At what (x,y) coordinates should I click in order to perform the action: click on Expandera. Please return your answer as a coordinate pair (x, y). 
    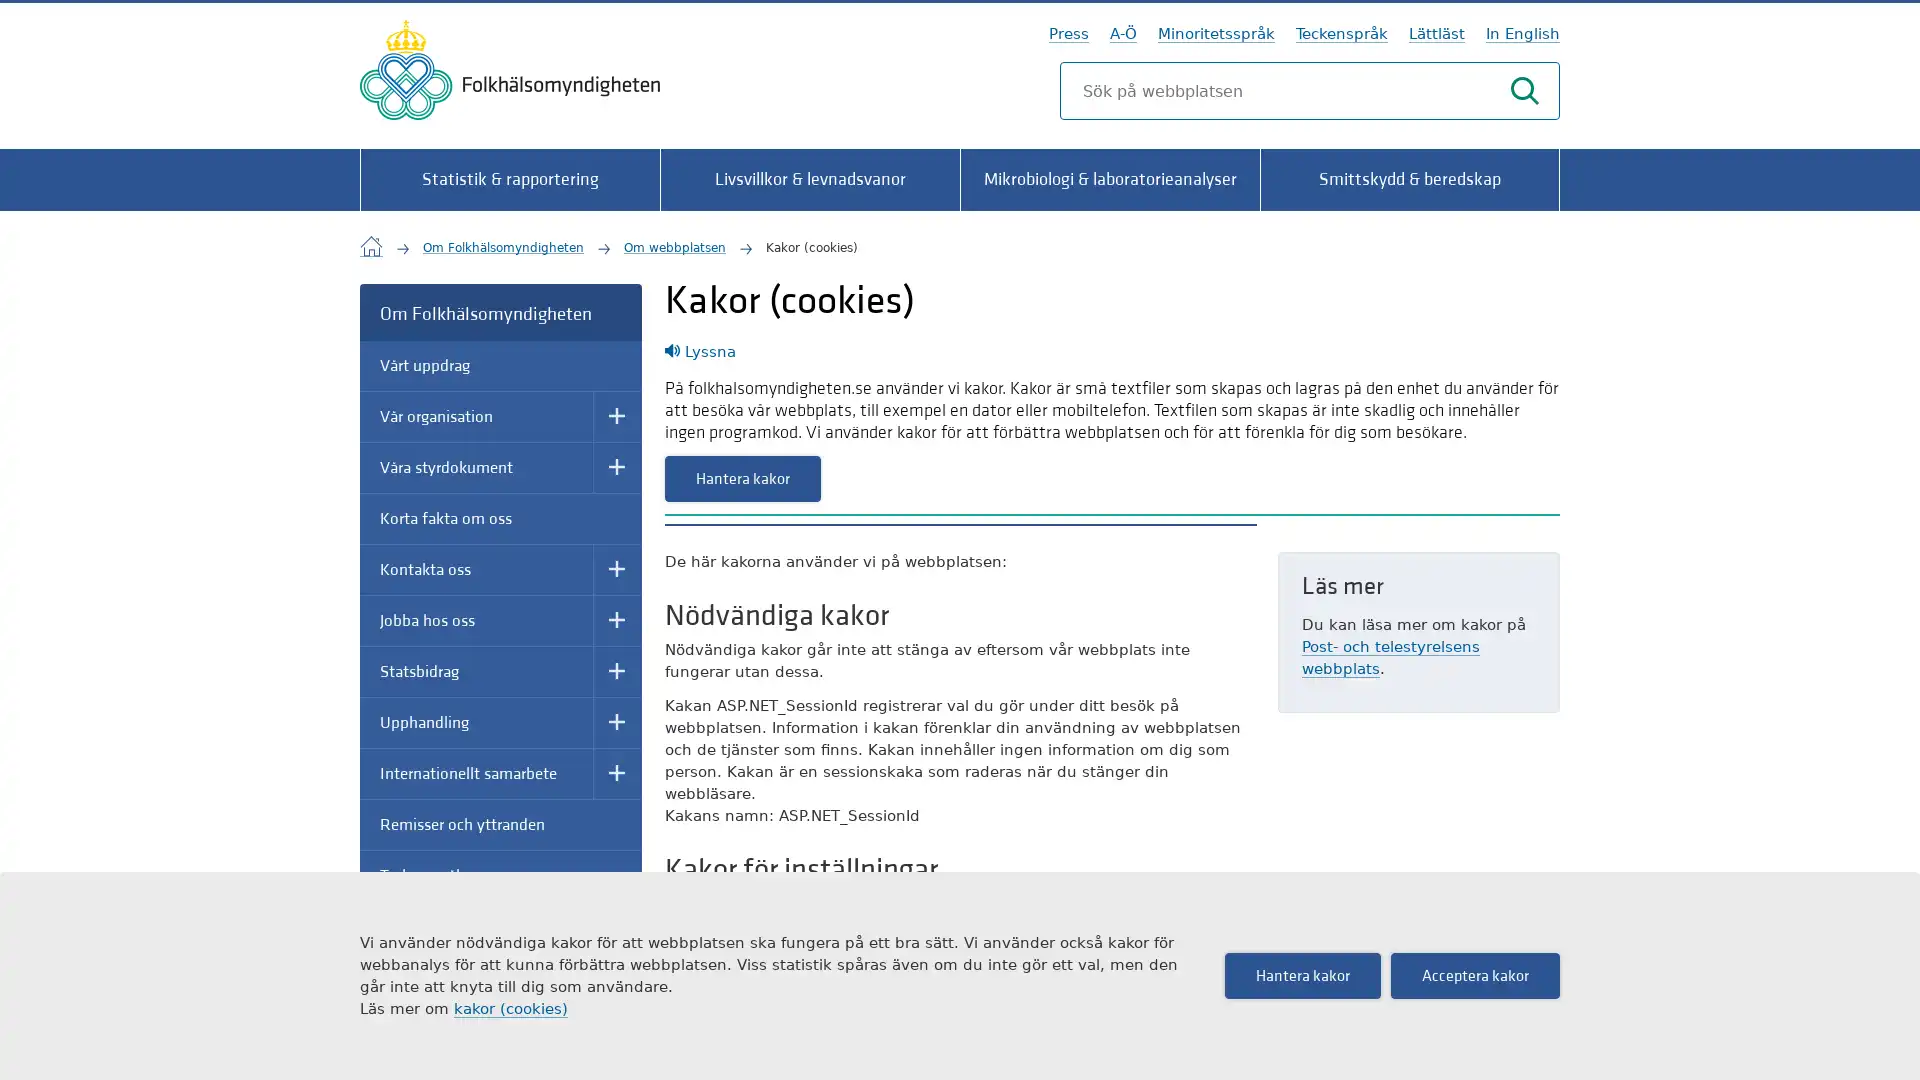
    Looking at the image, I should click on (616, 722).